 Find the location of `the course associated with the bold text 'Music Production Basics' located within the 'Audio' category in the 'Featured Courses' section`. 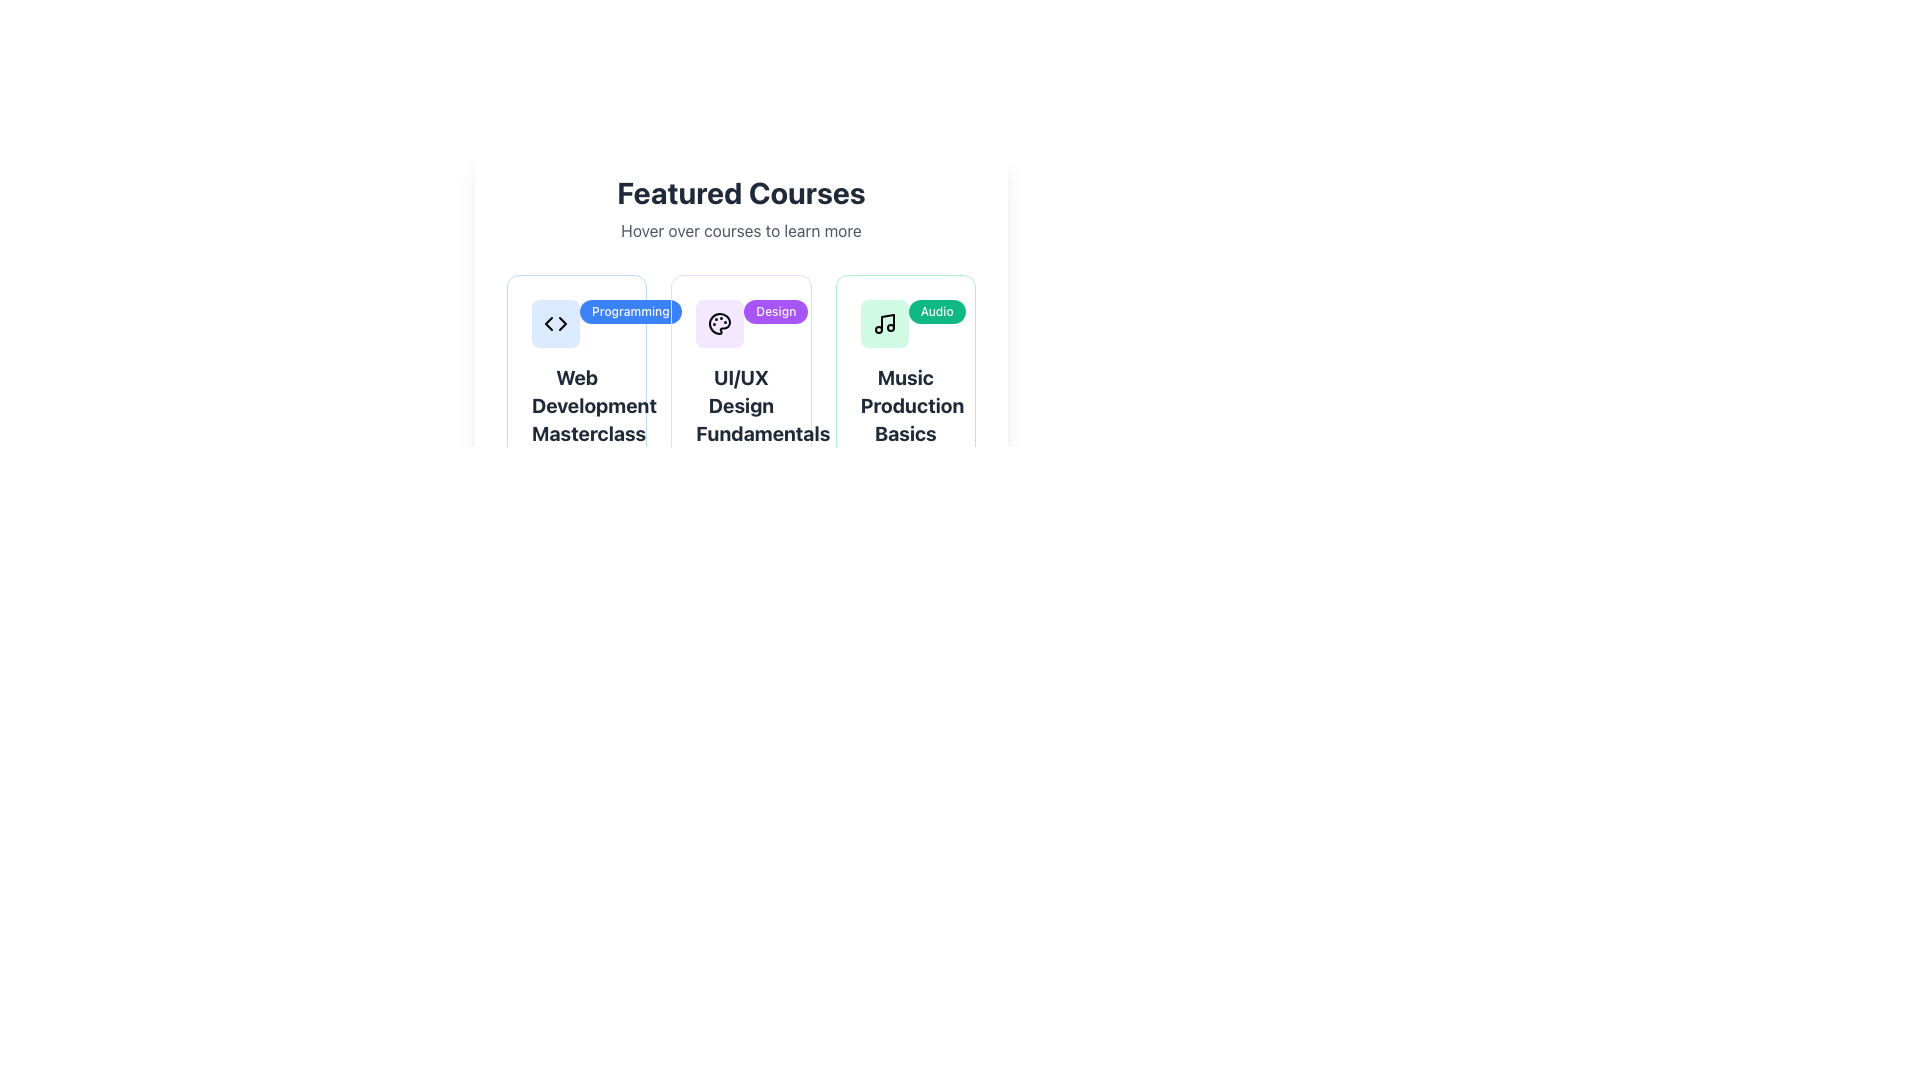

the course associated with the bold text 'Music Production Basics' located within the 'Audio' category in the 'Featured Courses' section is located at coordinates (904, 405).